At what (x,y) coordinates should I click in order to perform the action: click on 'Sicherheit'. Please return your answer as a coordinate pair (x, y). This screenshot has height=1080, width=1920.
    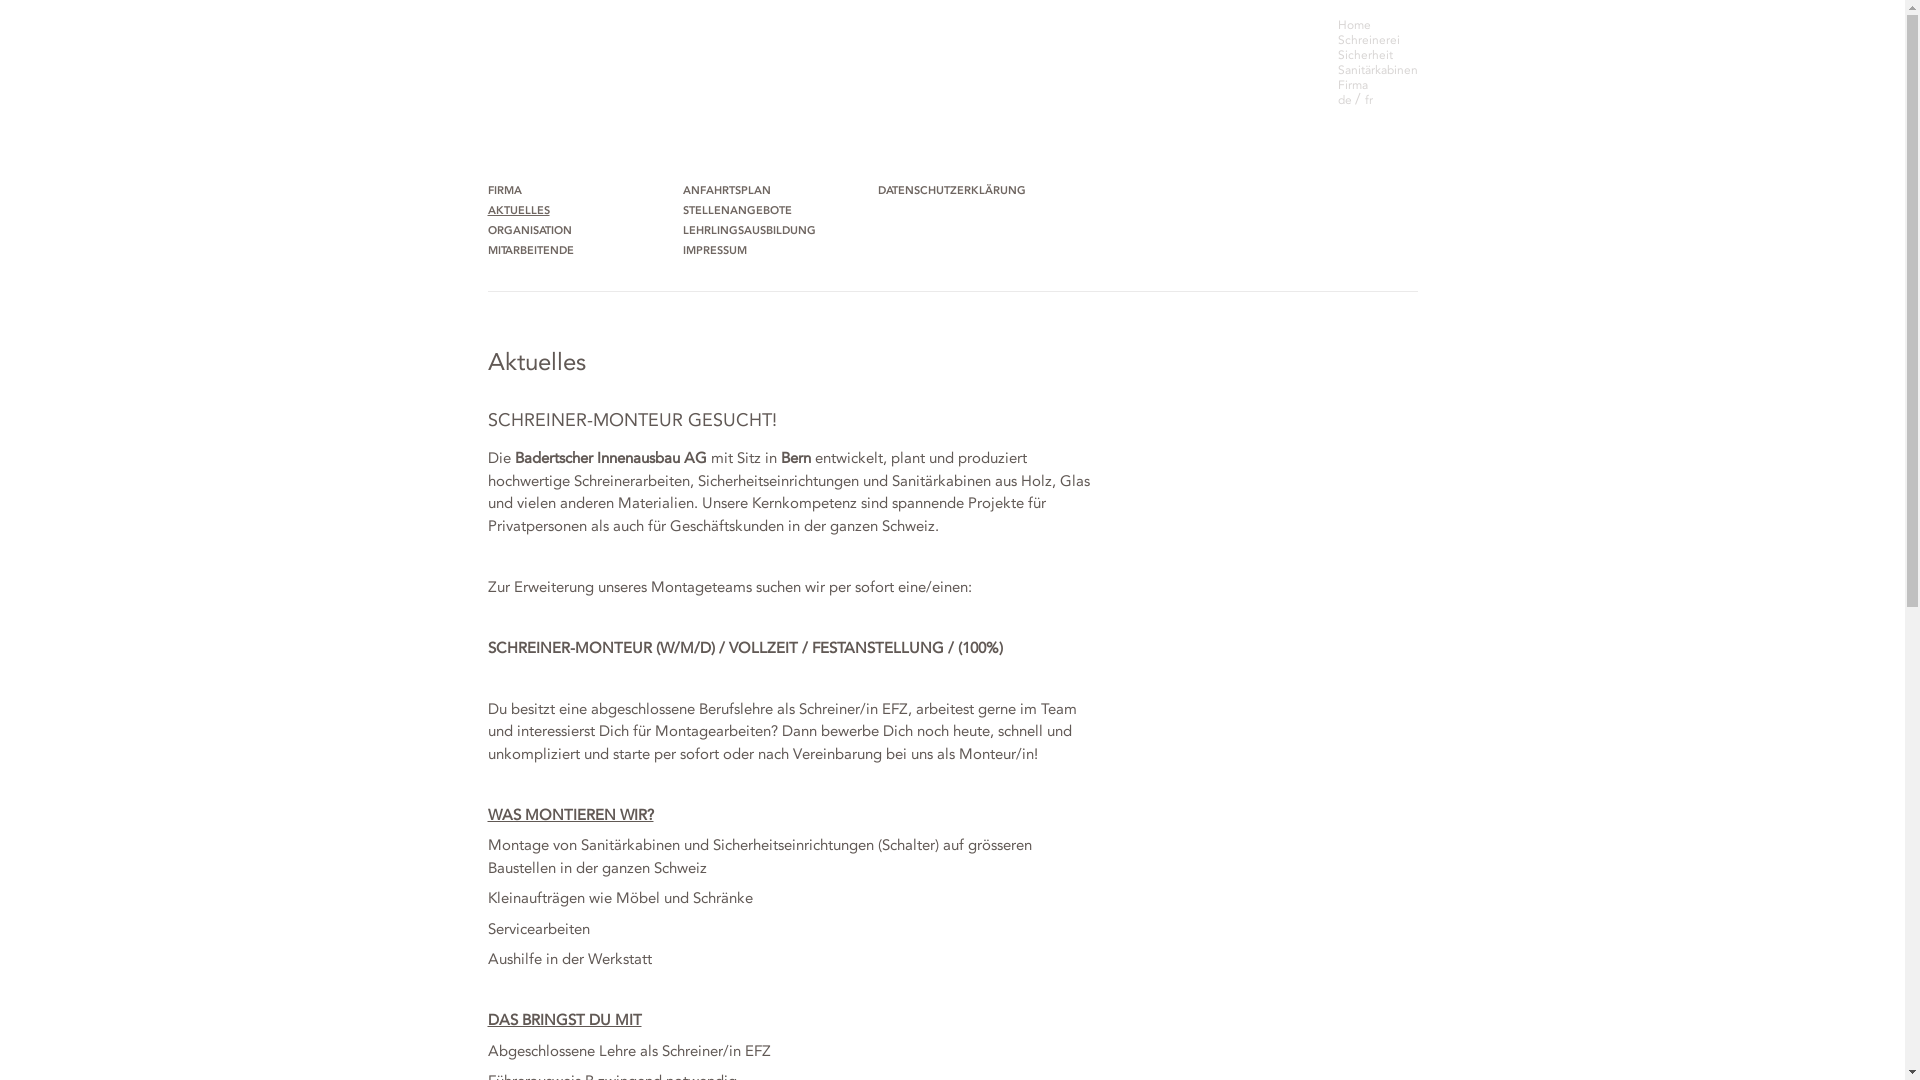
    Looking at the image, I should click on (1364, 53).